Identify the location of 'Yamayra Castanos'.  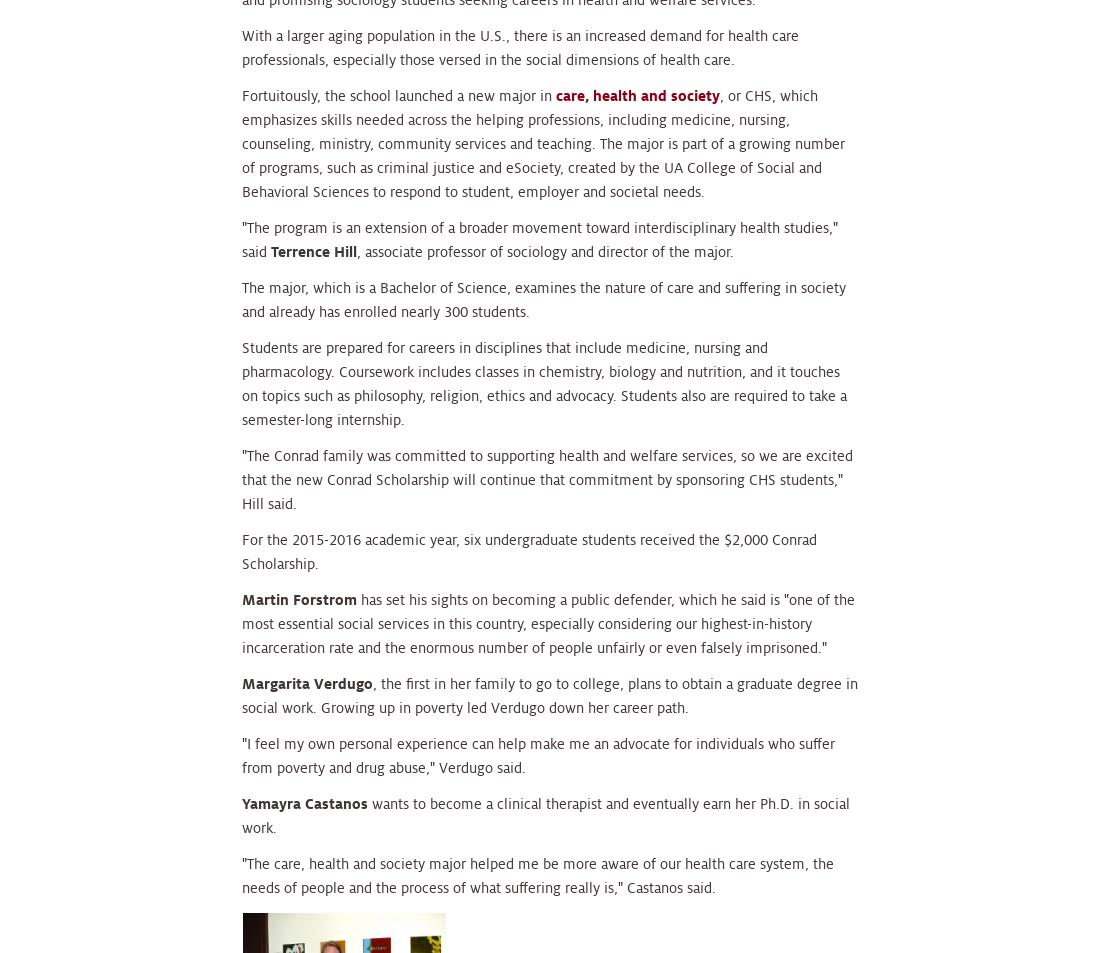
(242, 802).